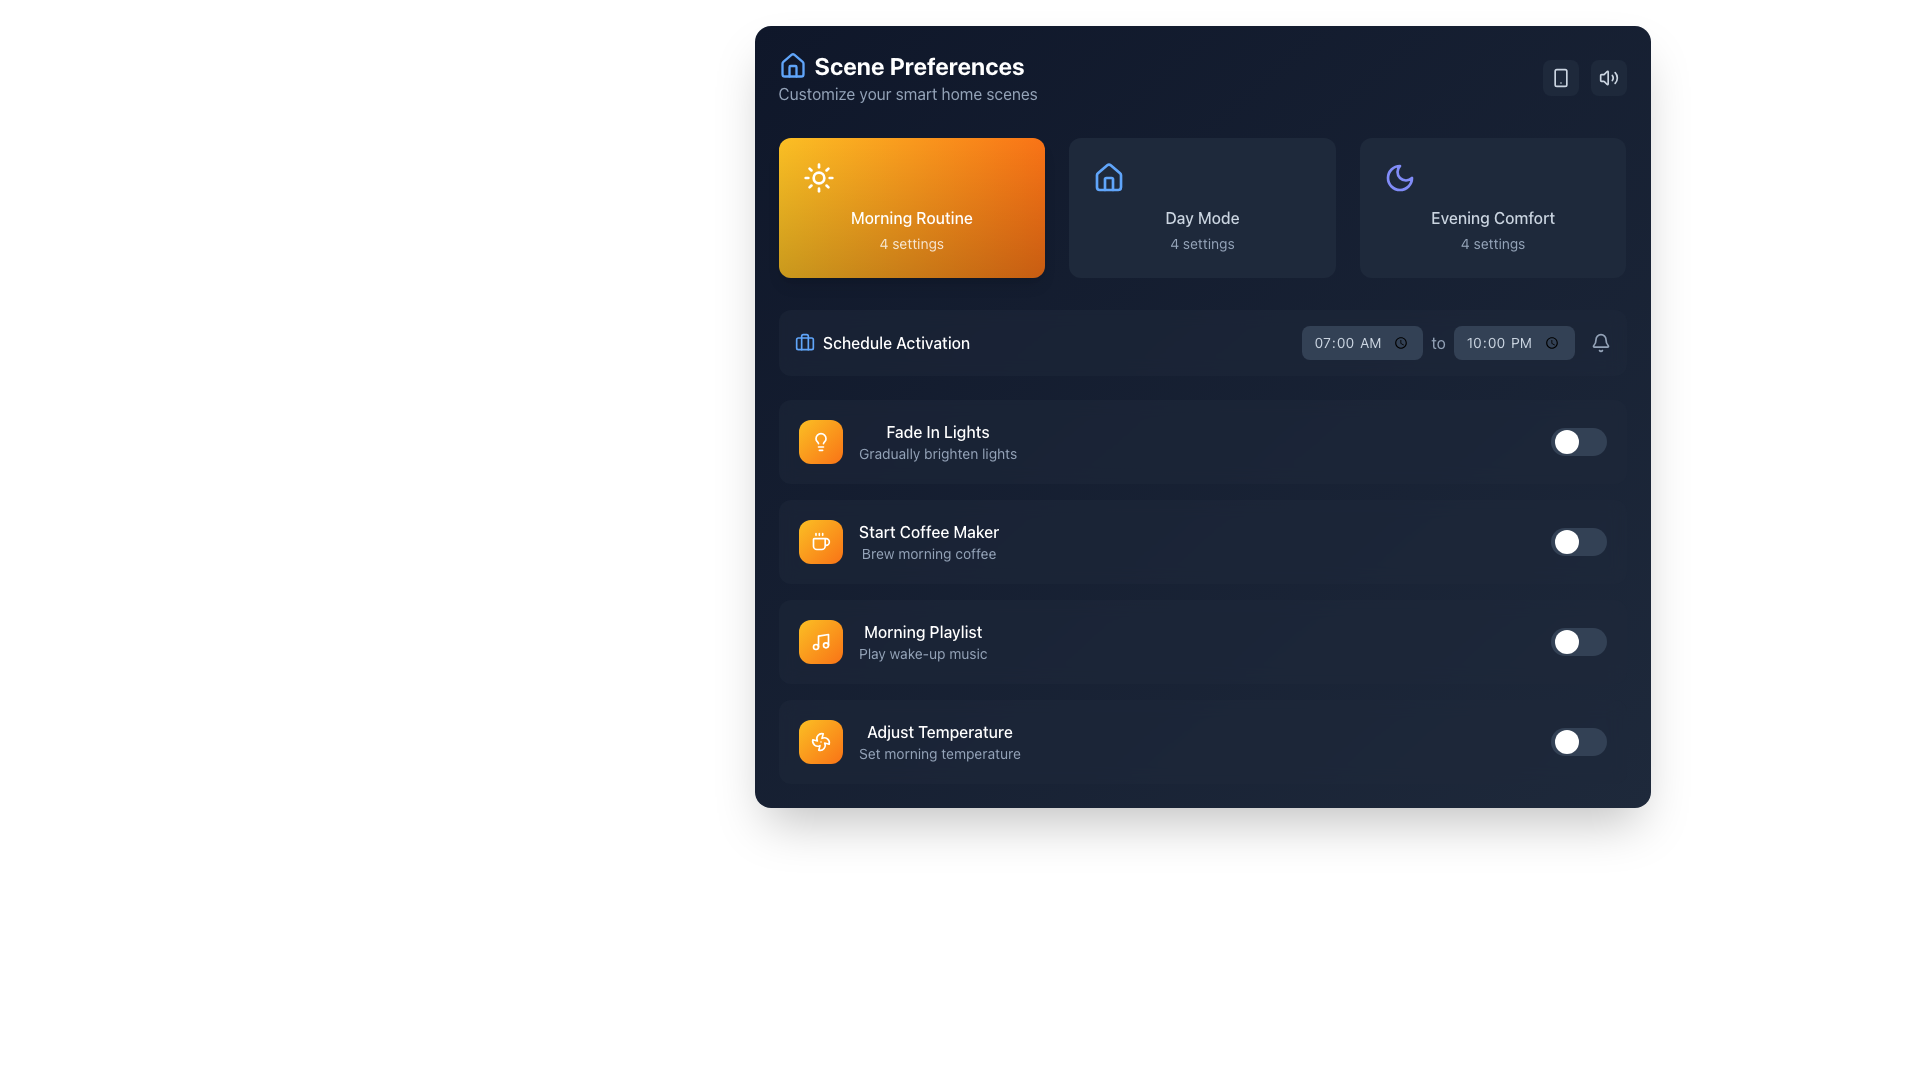 The height and width of the screenshot is (1080, 1920). What do you see at coordinates (1398, 176) in the screenshot?
I see `the decorative icon representing the 'Evening Comfort' theme, located at the leftmost portion of the 'Evening Comfort' card, above the label and description` at bounding box center [1398, 176].